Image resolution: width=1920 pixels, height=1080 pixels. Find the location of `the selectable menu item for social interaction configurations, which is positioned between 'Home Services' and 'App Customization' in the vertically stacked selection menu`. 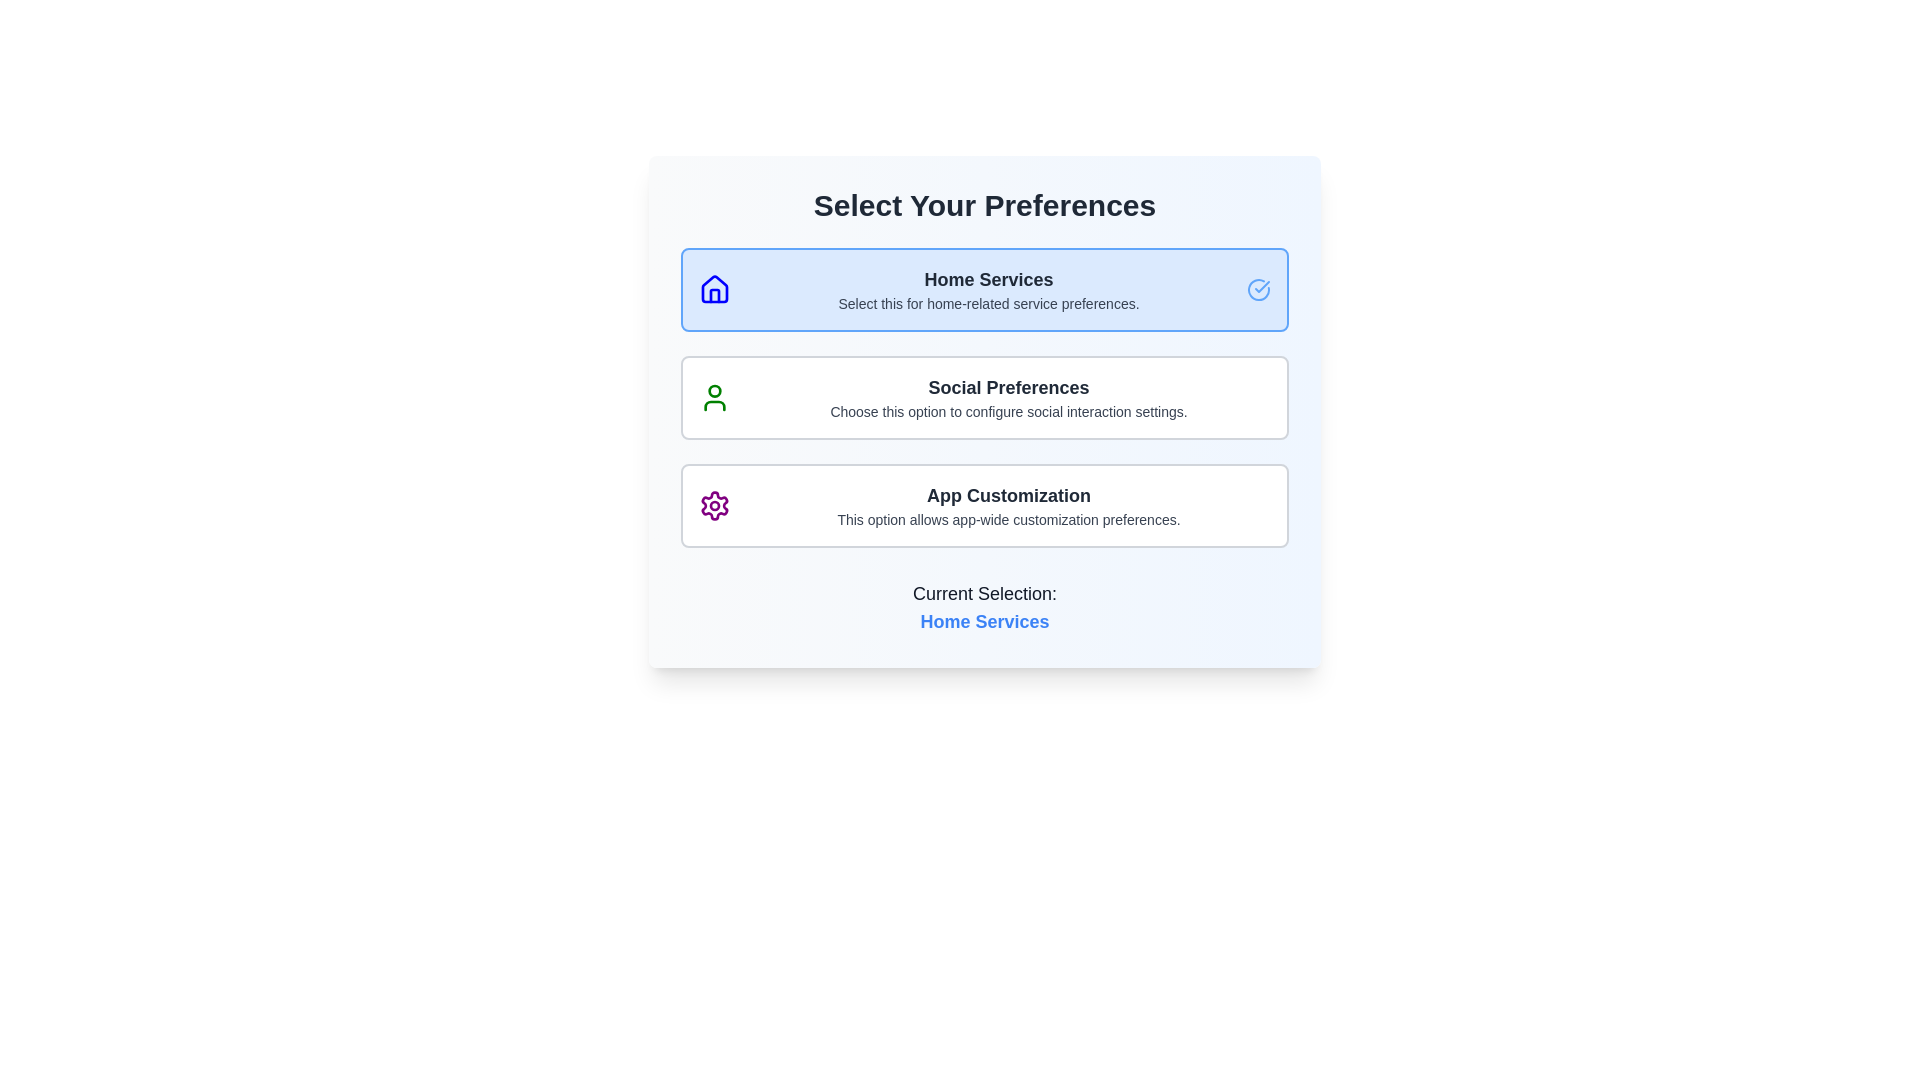

the selectable menu item for social interaction configurations, which is positioned between 'Home Services' and 'App Customization' in the vertically stacked selection menu is located at coordinates (1008, 397).